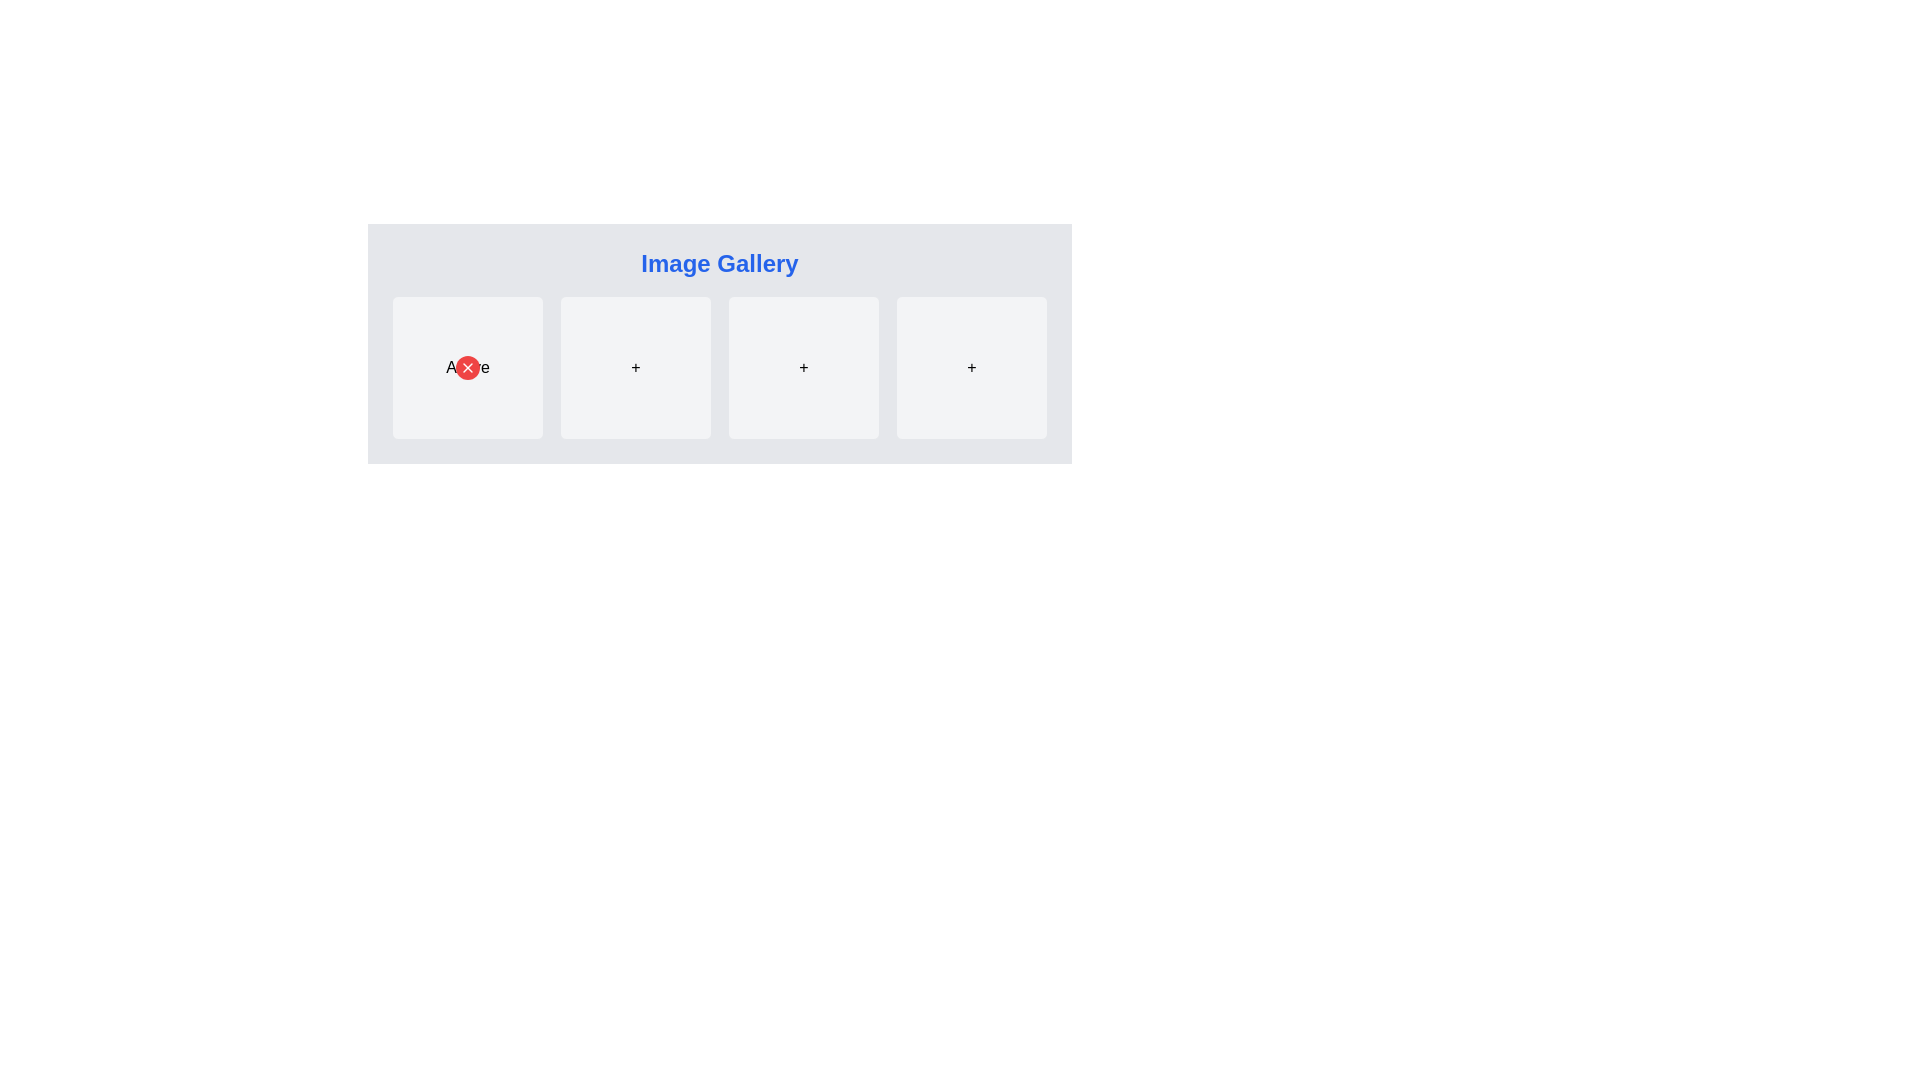 The image size is (1920, 1080). I want to click on the fourth tile in the grid layout labeled 'Image Gallery', so click(971, 367).